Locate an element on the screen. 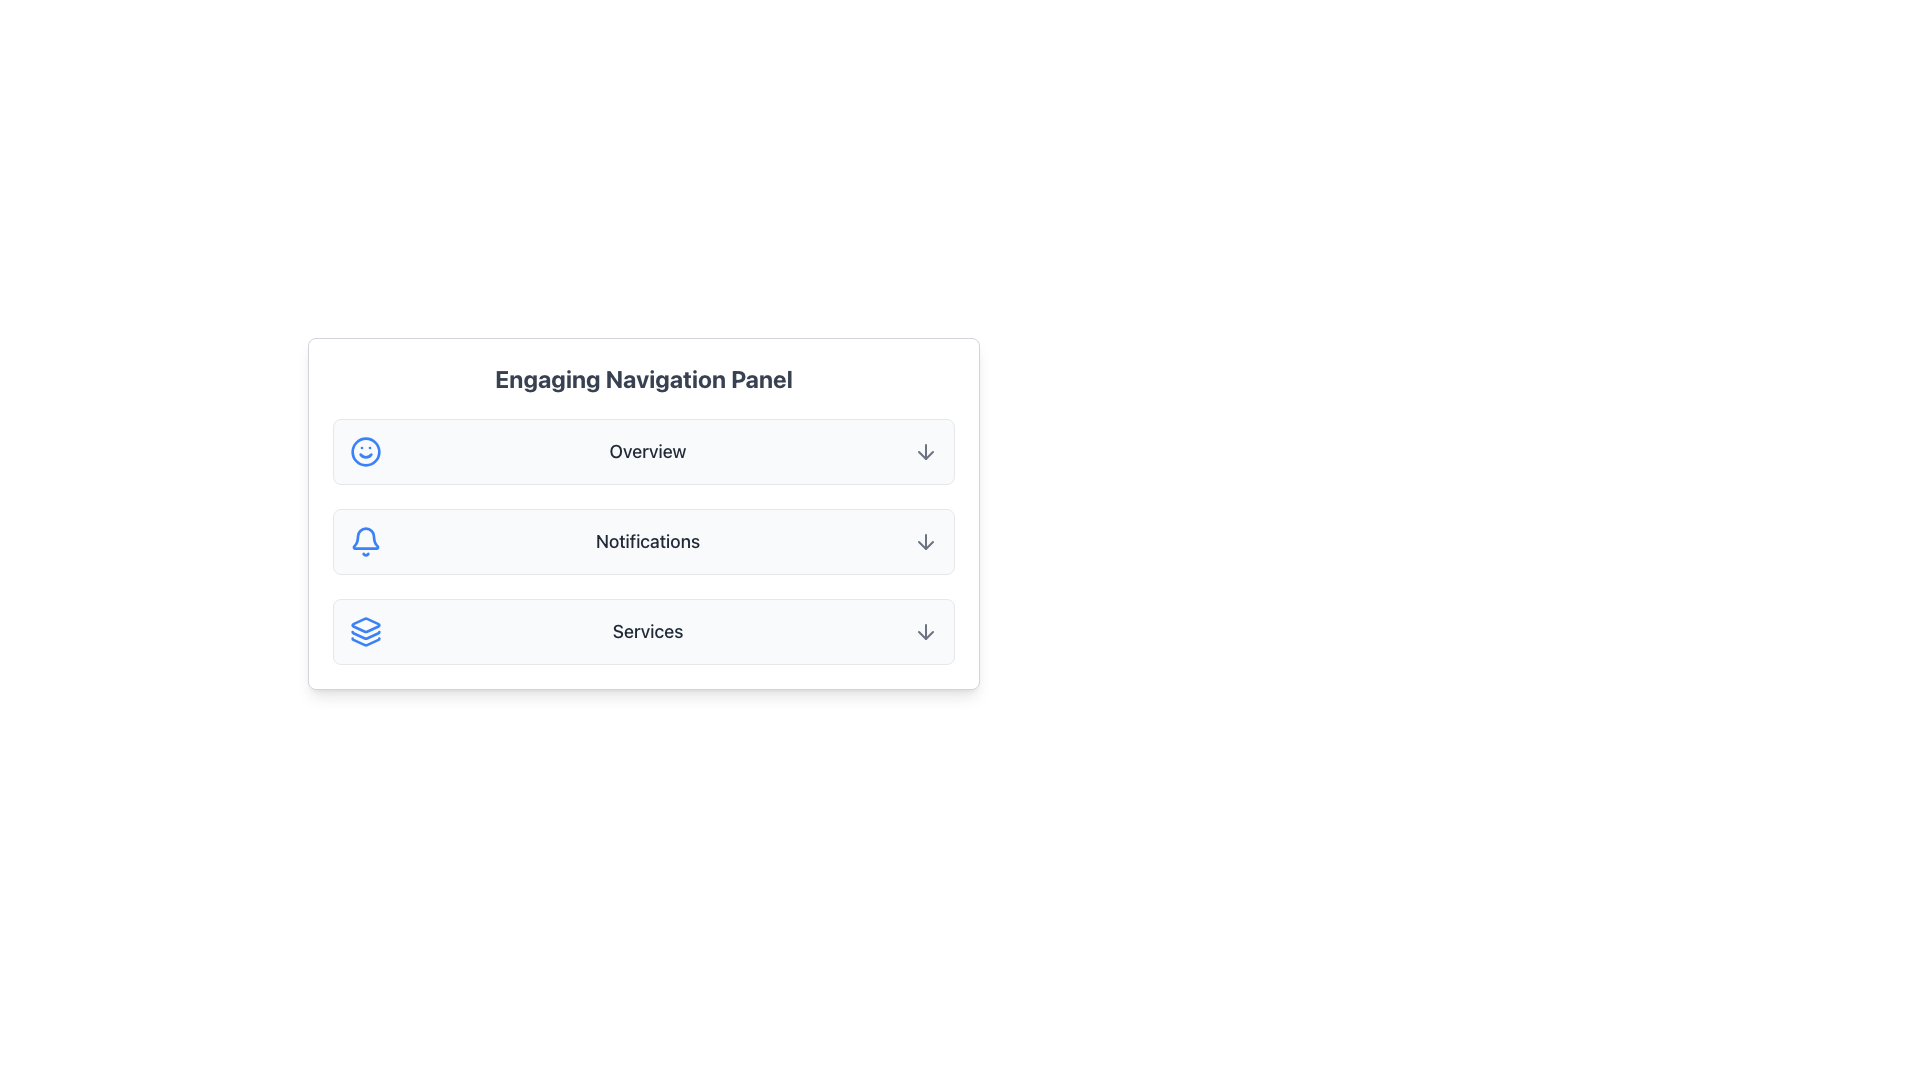 This screenshot has height=1080, width=1920. the Notifications menu item in the vertically stacked navigation panel is located at coordinates (643, 542).